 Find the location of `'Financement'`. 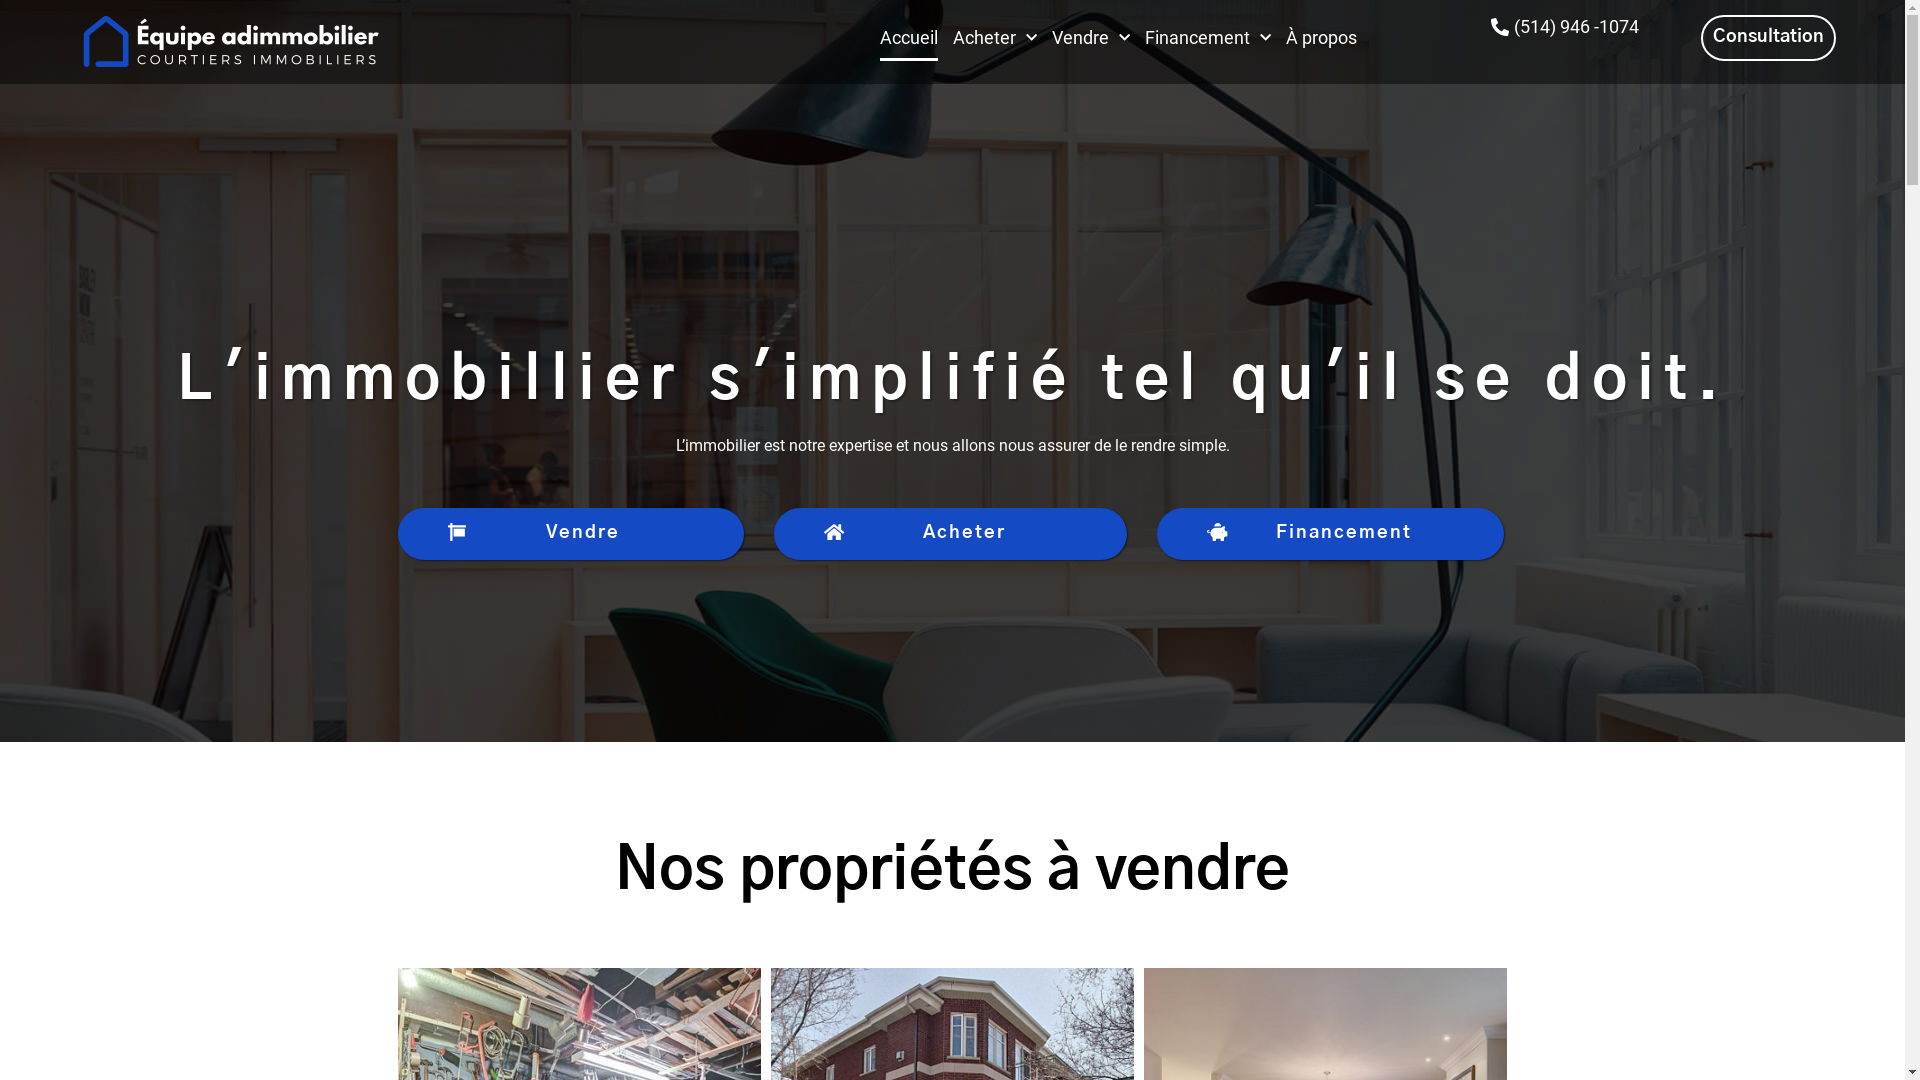

'Financement' is located at coordinates (1330, 533).